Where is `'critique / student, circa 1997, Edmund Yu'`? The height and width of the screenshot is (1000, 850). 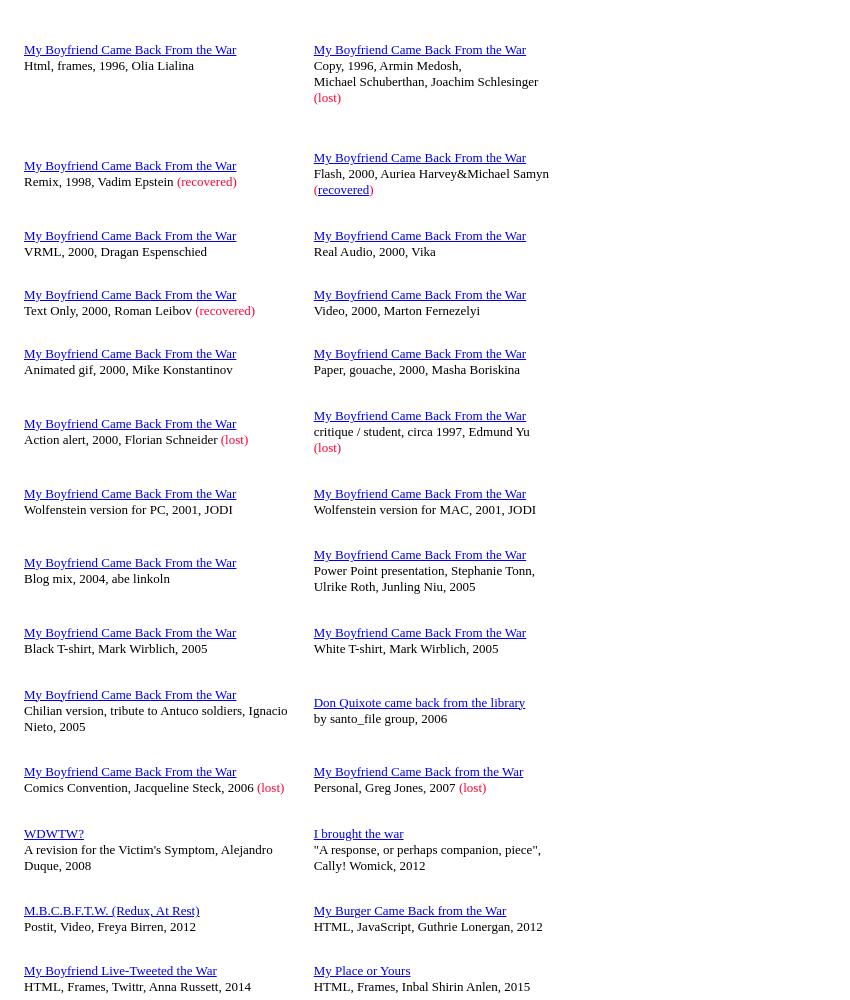
'critique / student, circa 1997, Edmund Yu' is located at coordinates (312, 431).